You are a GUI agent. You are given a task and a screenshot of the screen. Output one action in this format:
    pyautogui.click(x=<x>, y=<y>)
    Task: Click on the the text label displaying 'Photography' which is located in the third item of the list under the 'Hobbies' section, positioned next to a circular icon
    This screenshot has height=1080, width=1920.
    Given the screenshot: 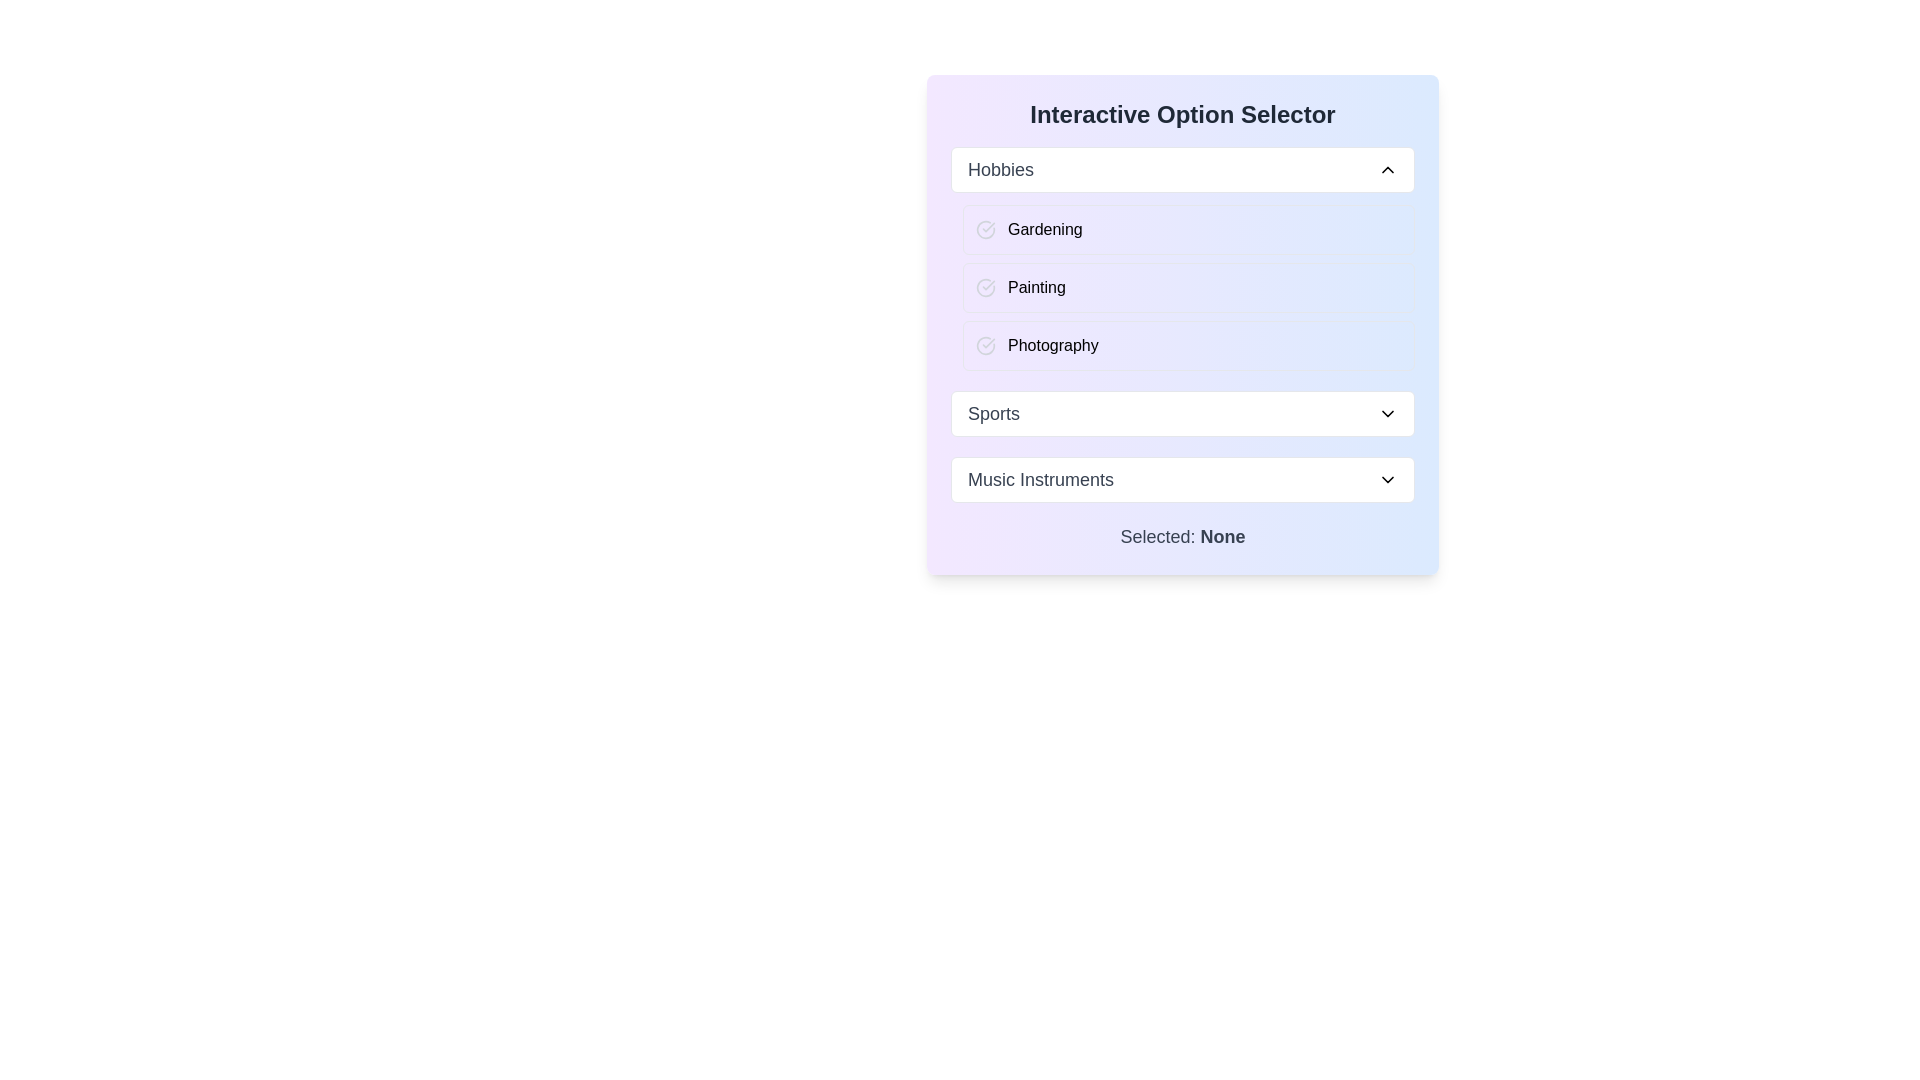 What is the action you would take?
    pyautogui.click(x=1052, y=345)
    